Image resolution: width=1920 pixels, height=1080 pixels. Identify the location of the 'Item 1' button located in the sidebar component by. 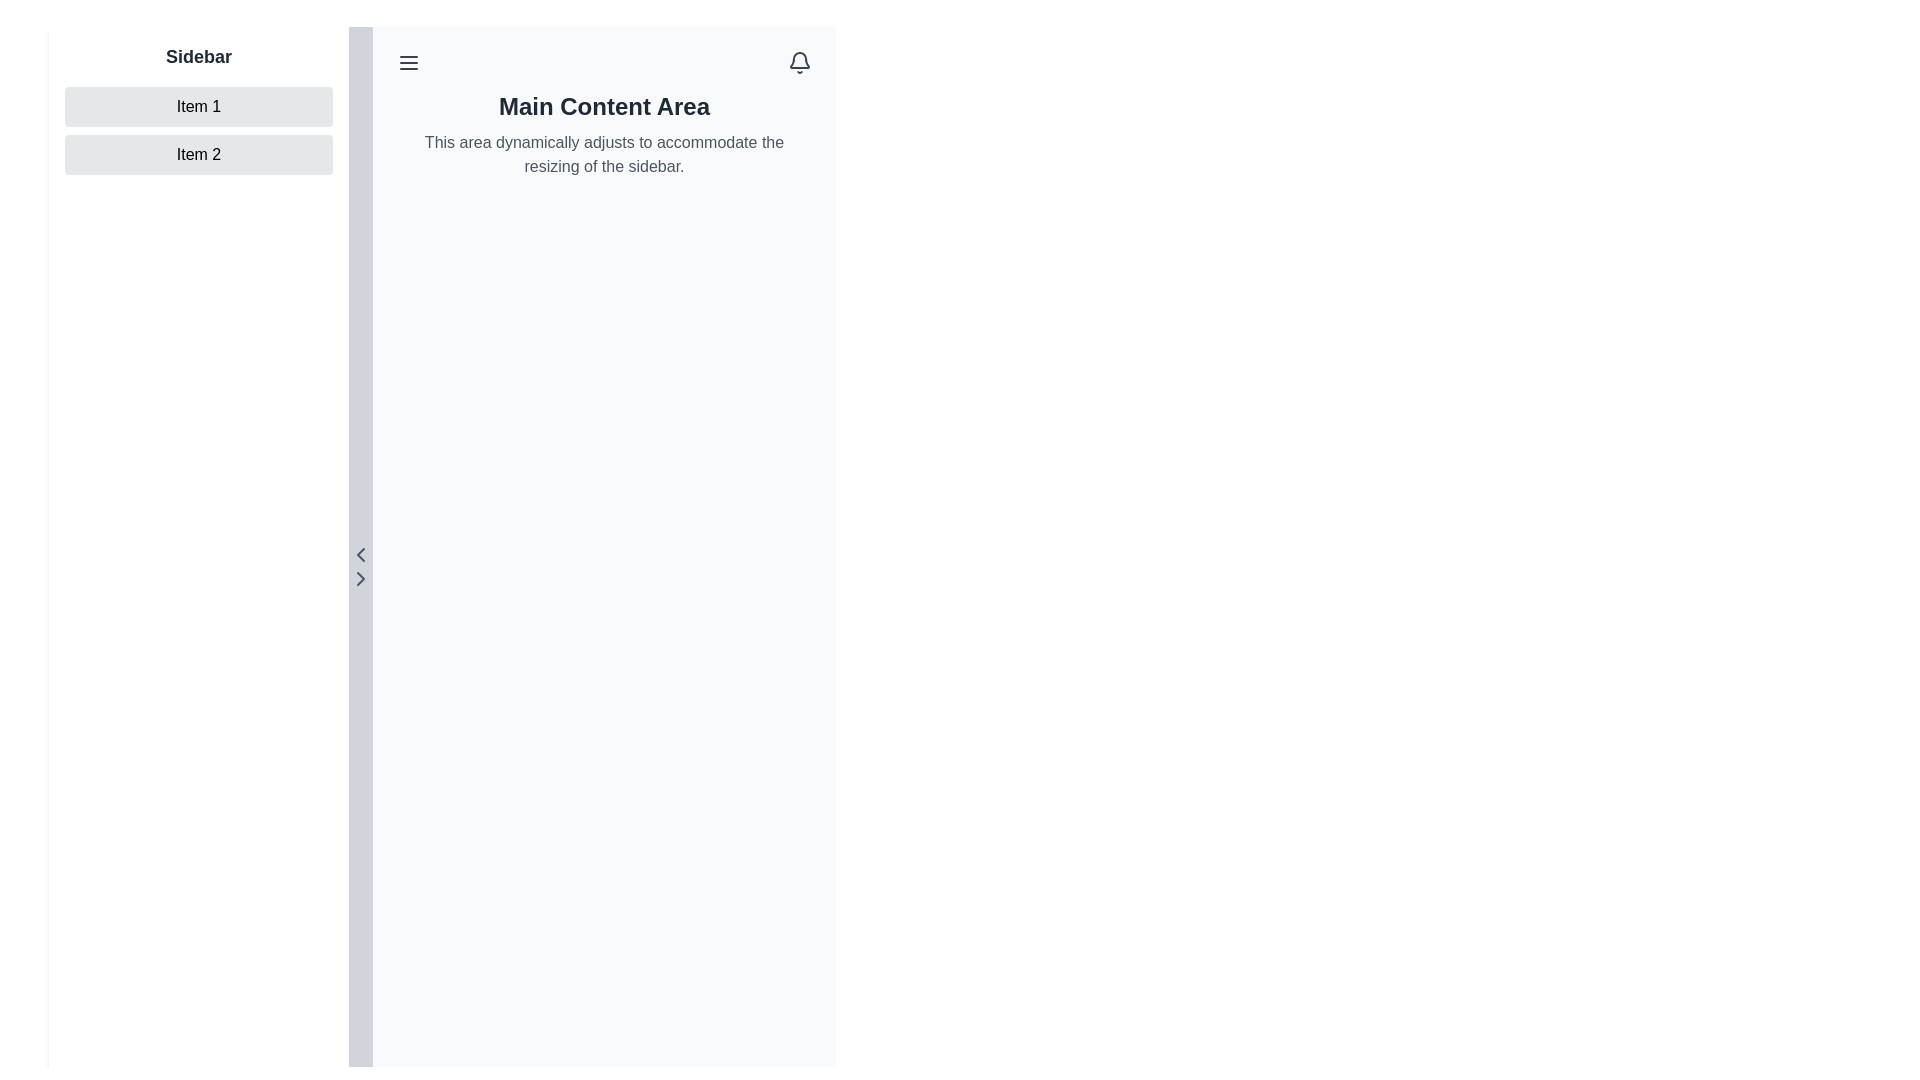
(198, 107).